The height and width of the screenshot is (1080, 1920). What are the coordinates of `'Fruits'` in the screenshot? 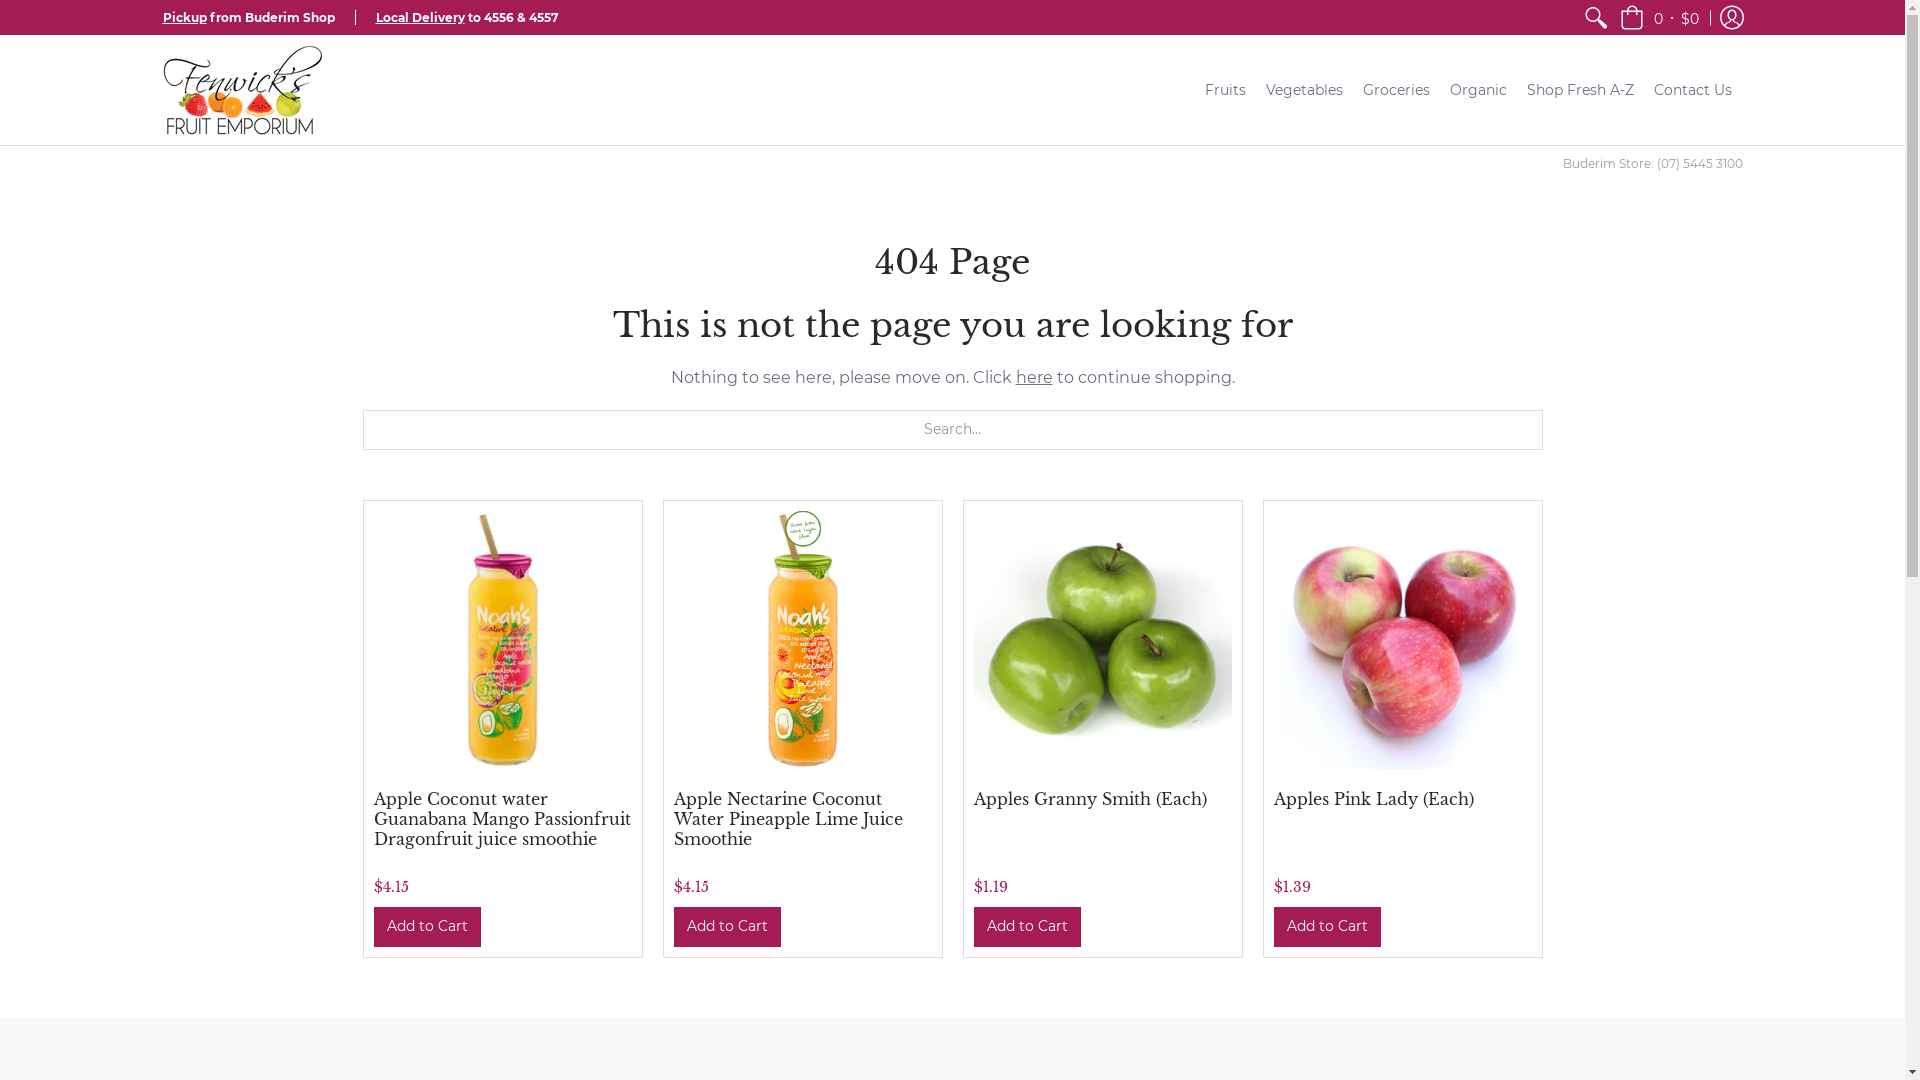 It's located at (1224, 88).